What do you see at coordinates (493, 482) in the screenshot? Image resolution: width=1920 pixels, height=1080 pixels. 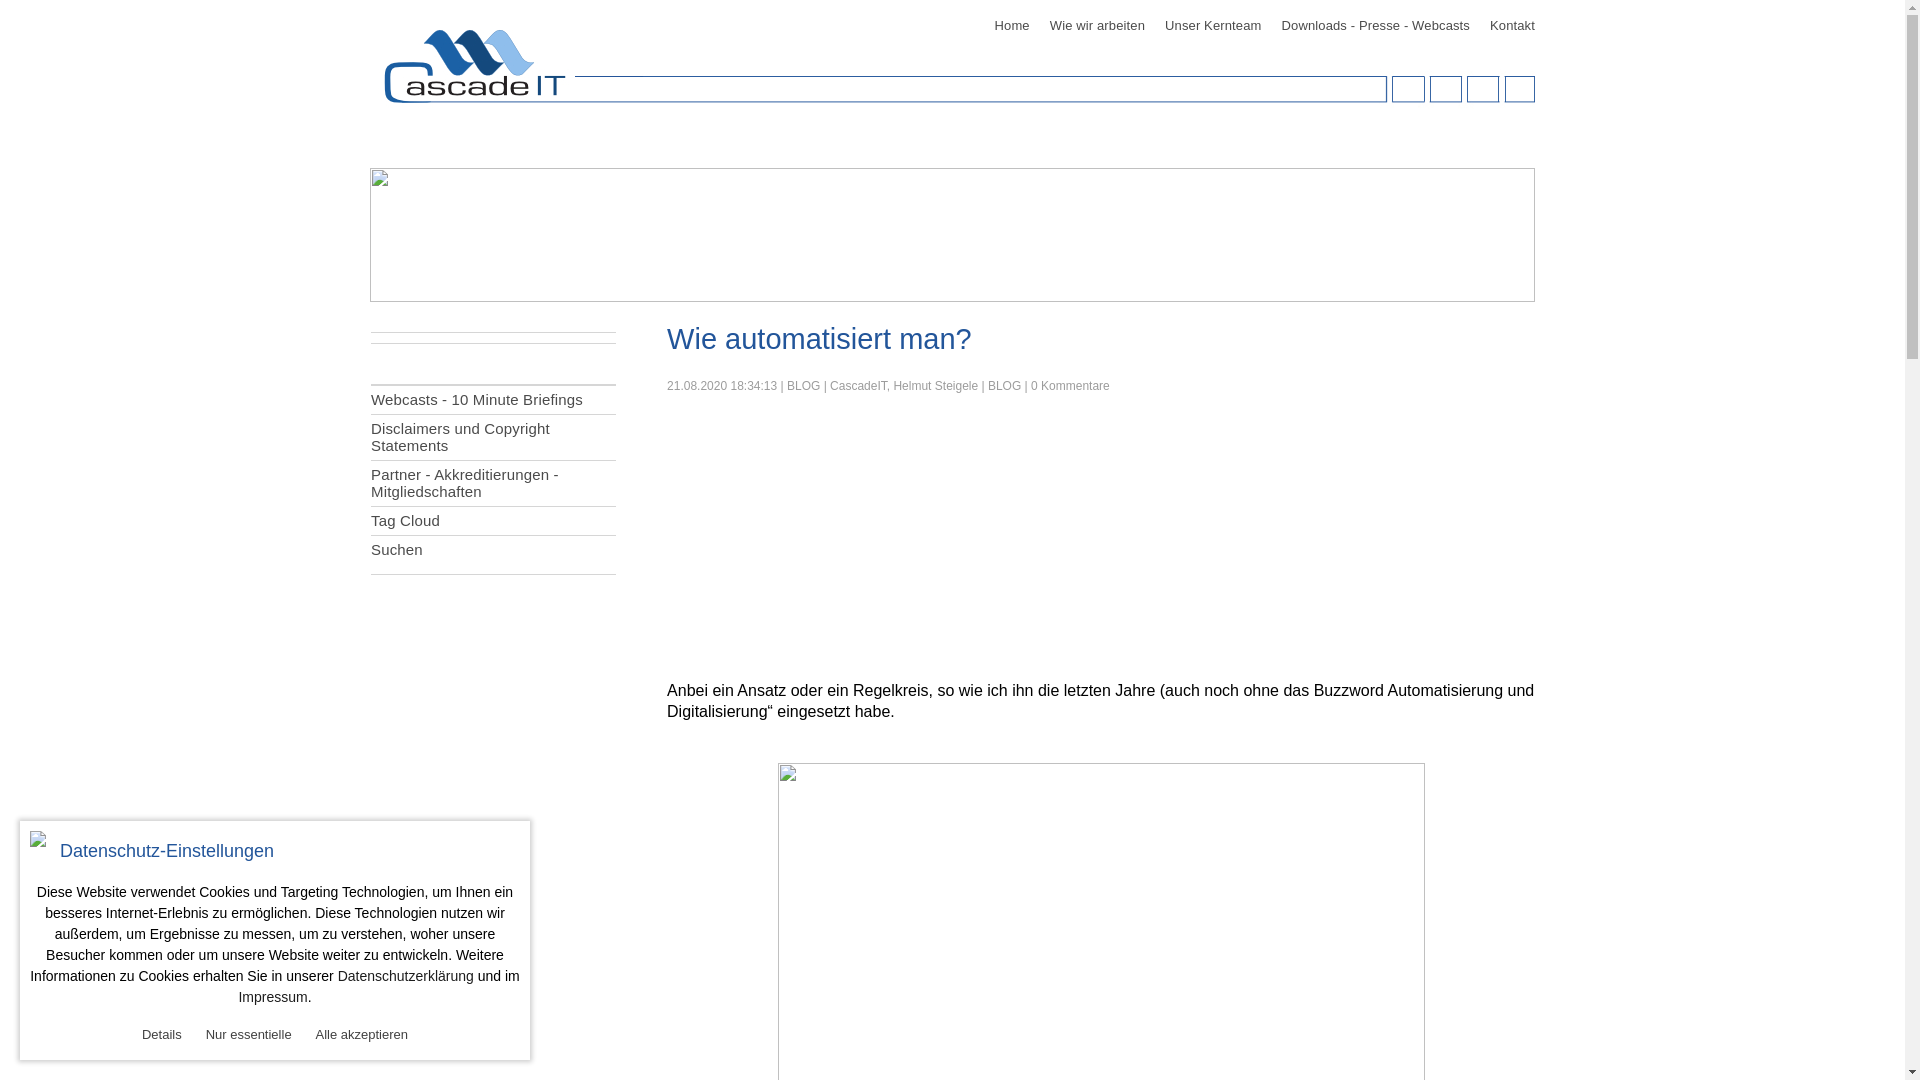 I see `'Partner - Akkreditierungen - Mitgliedschaften'` at bounding box center [493, 482].